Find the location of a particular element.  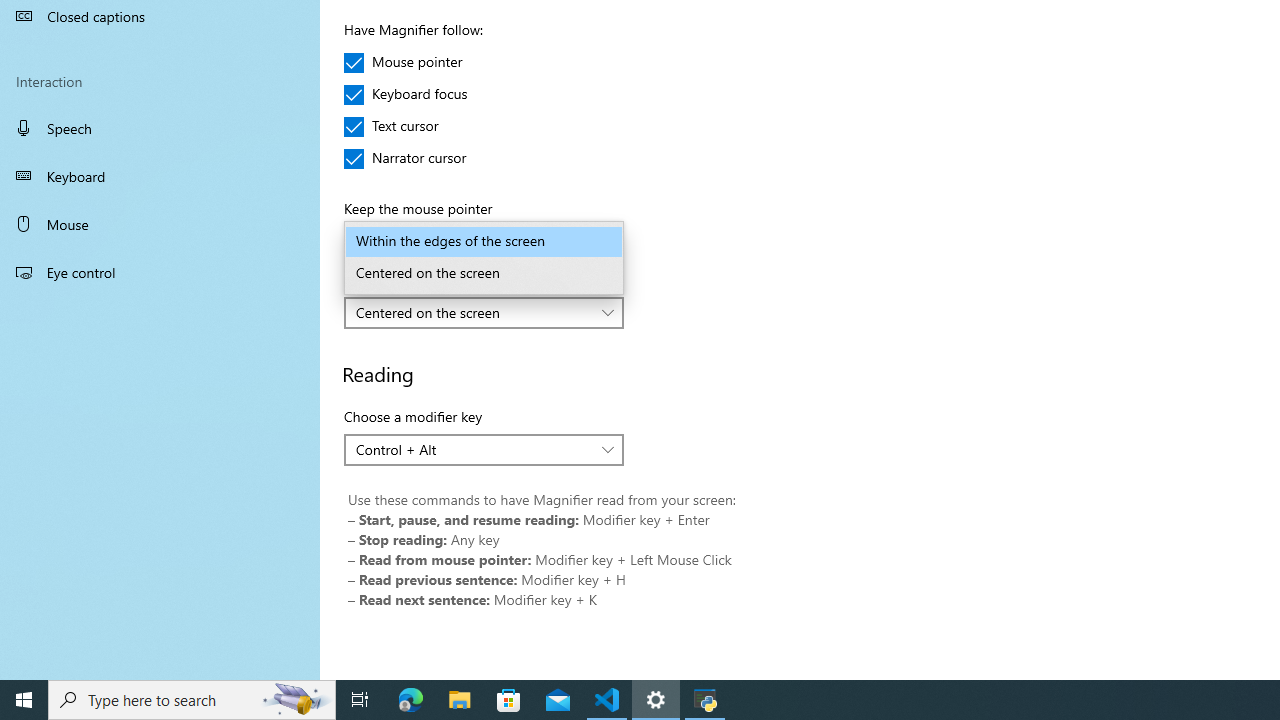

'Narrator cursor' is located at coordinates (404, 158).